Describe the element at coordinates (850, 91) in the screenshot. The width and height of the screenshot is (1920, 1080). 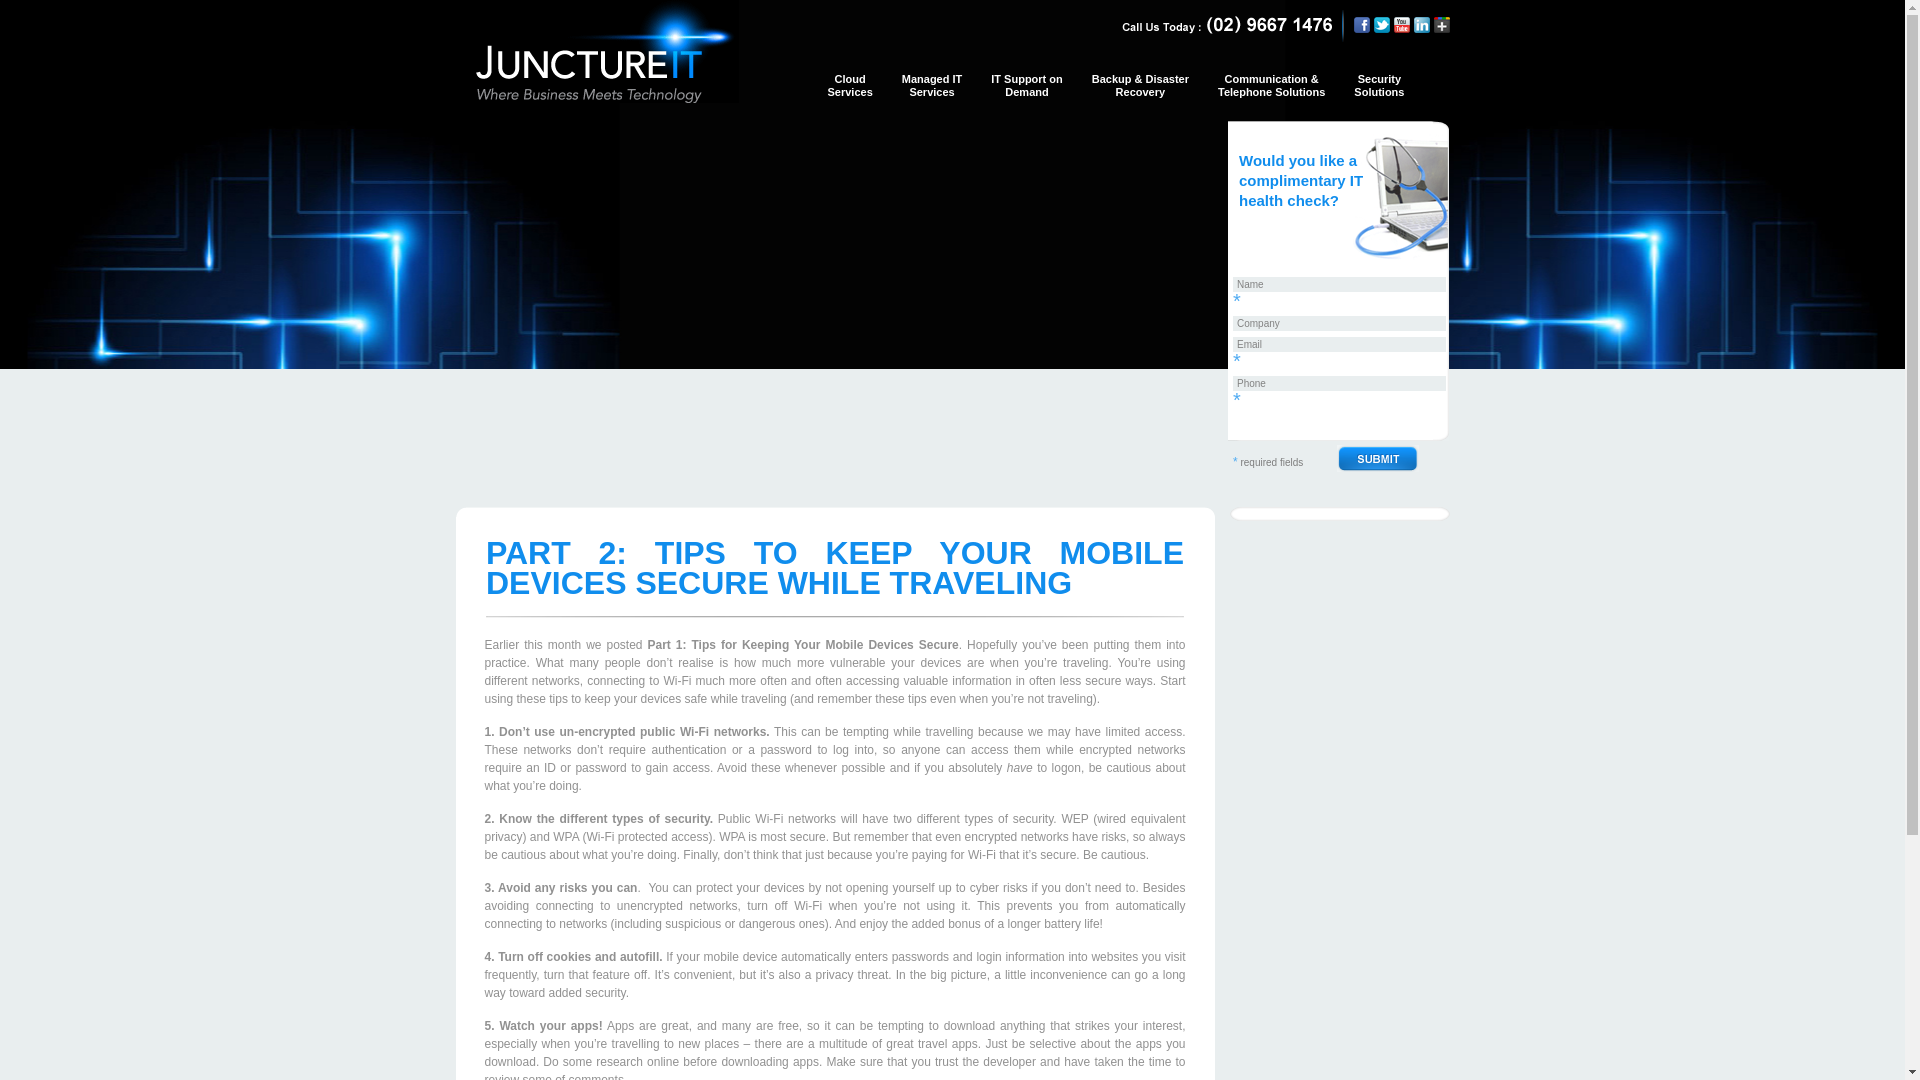
I see `'Cloud` at that location.